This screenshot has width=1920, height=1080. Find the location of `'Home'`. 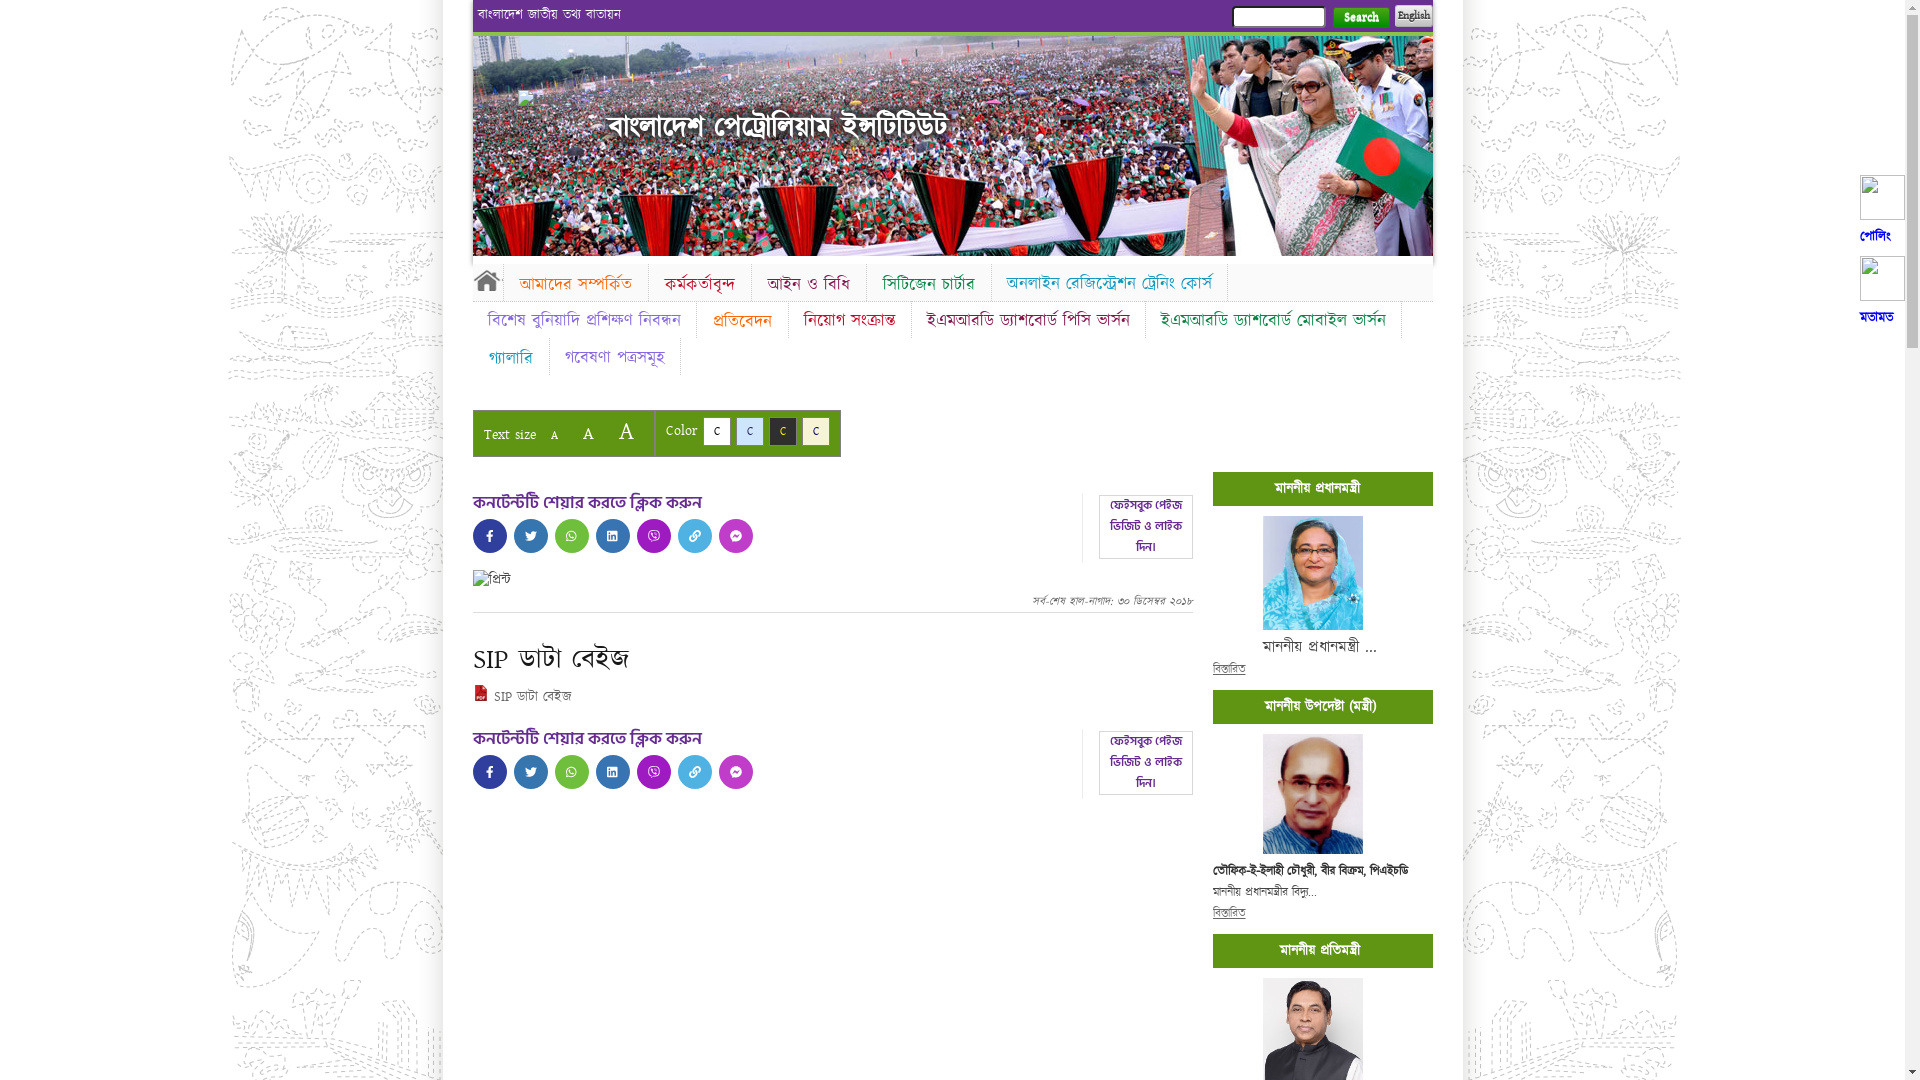

'Home' is located at coordinates (486, 280).